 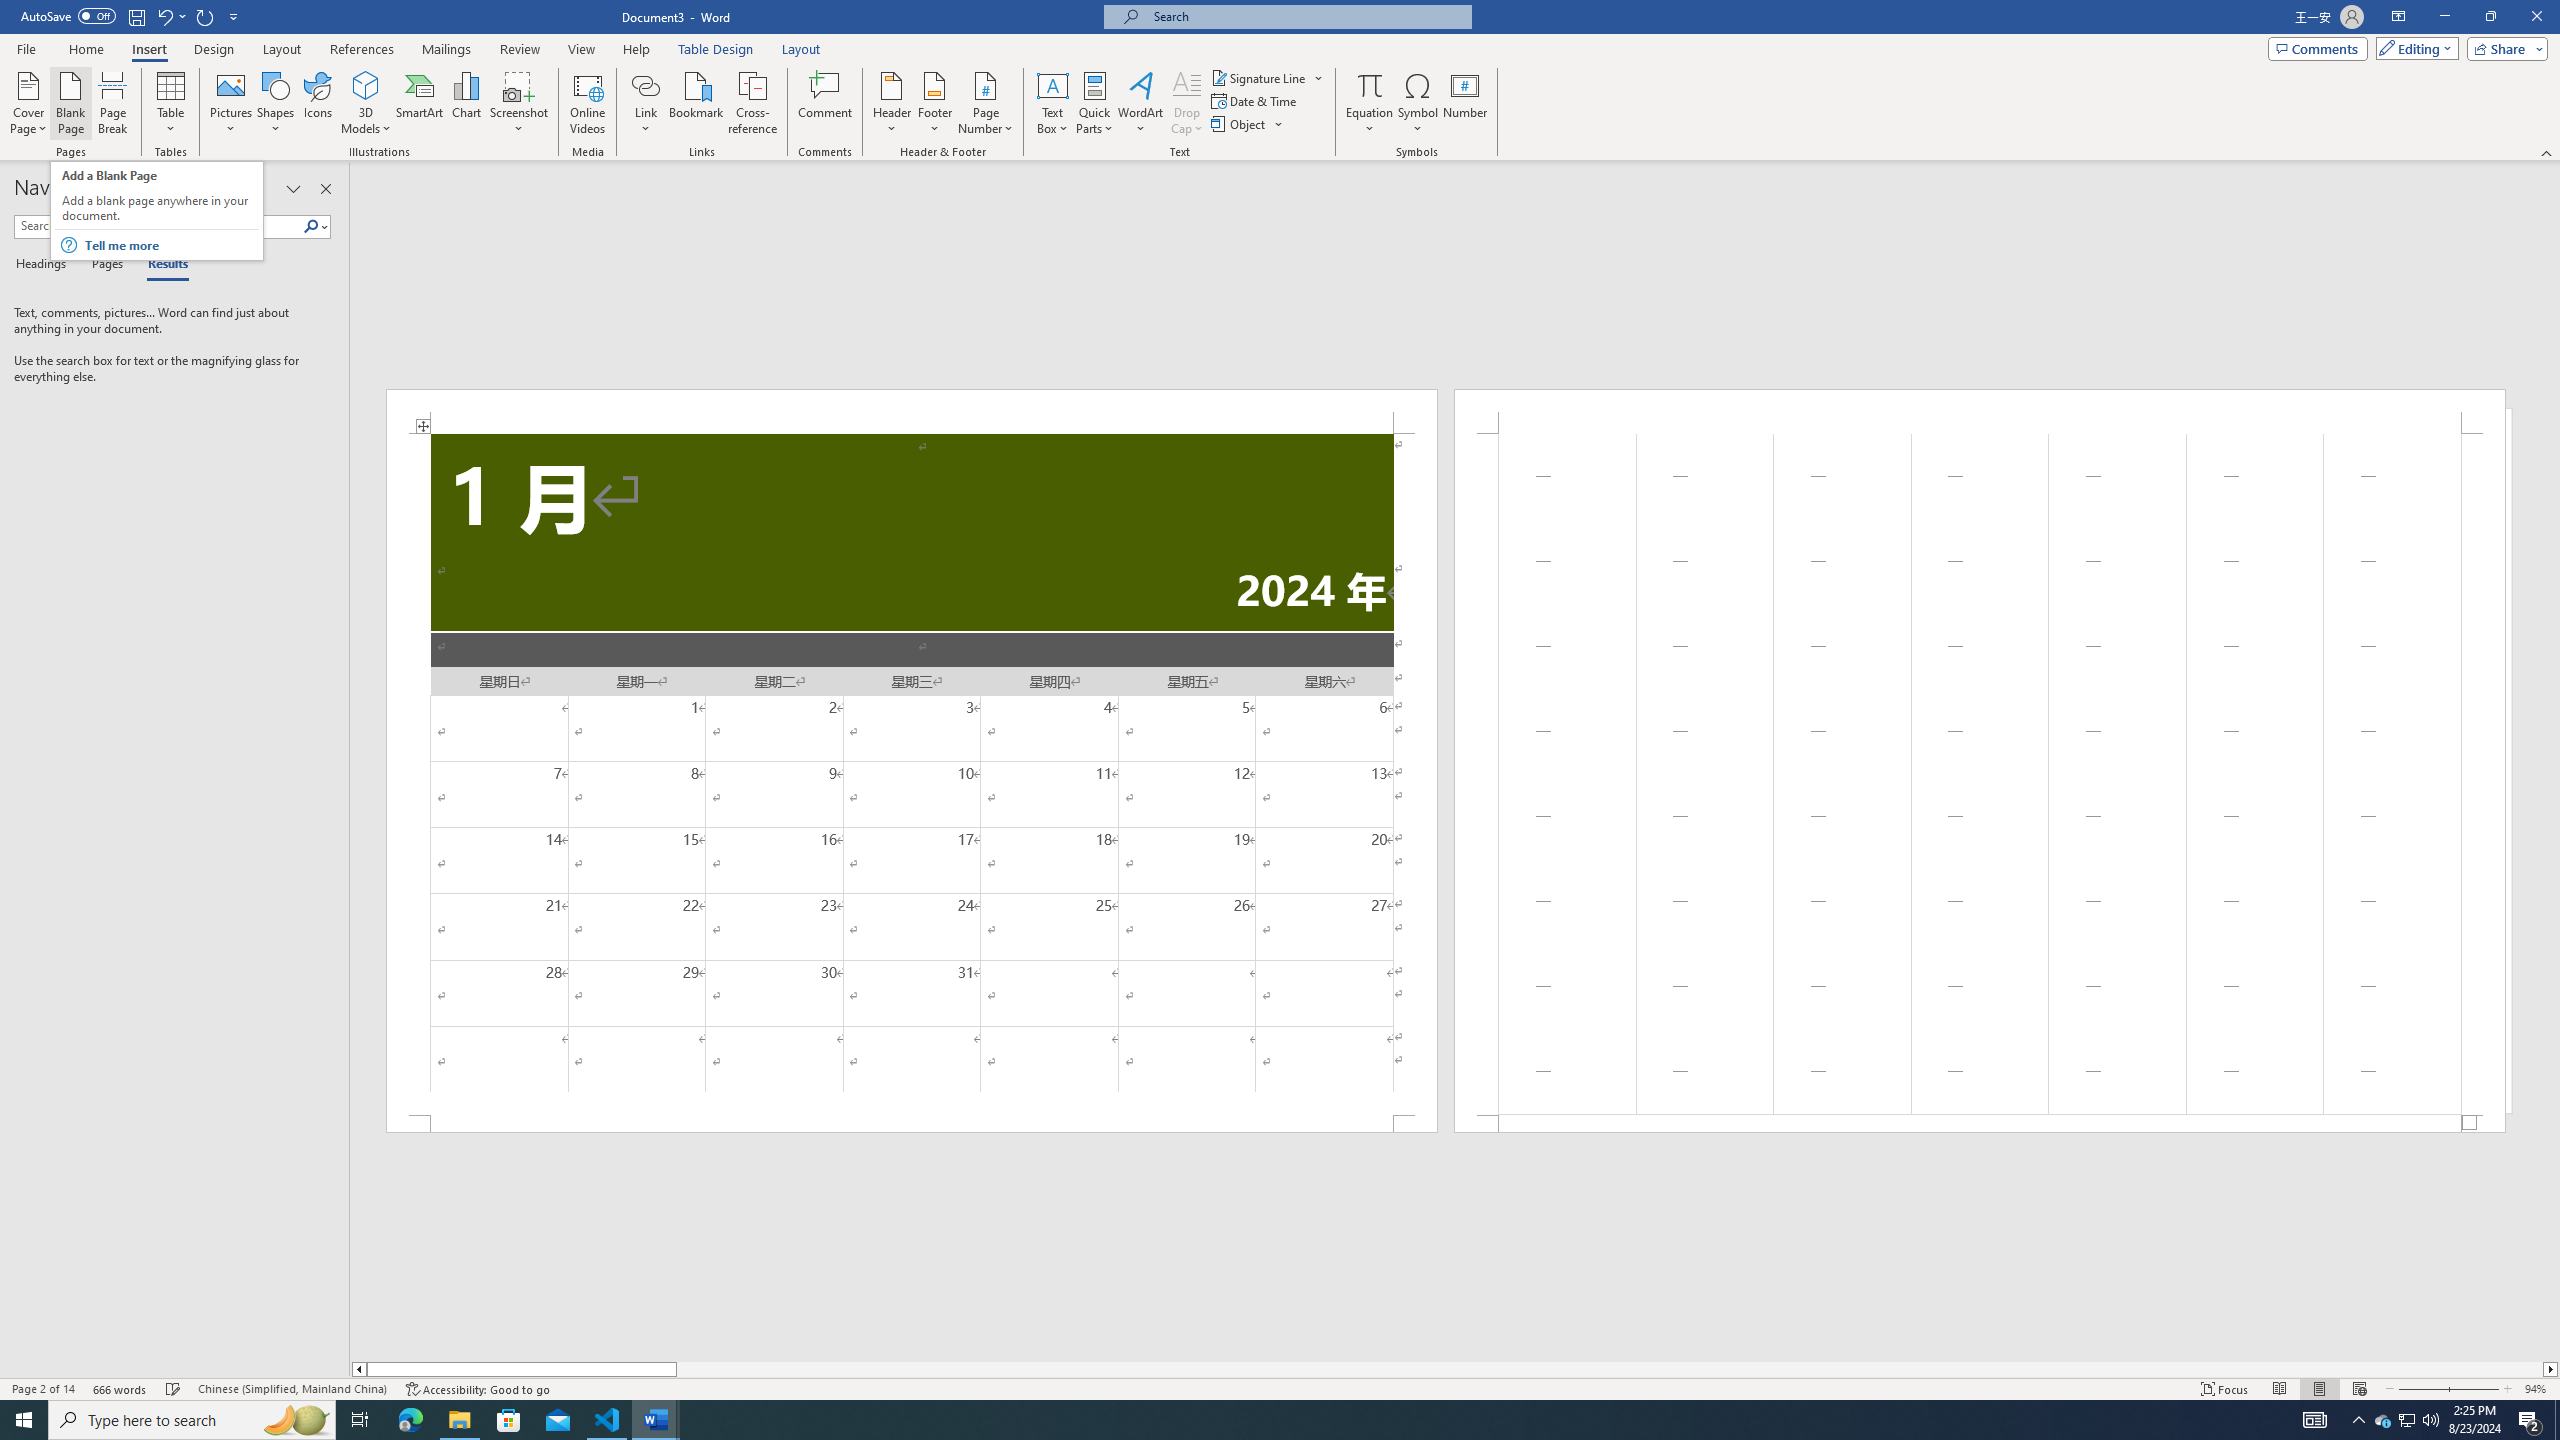 What do you see at coordinates (1186, 103) in the screenshot?
I see `'Drop Cap'` at bounding box center [1186, 103].